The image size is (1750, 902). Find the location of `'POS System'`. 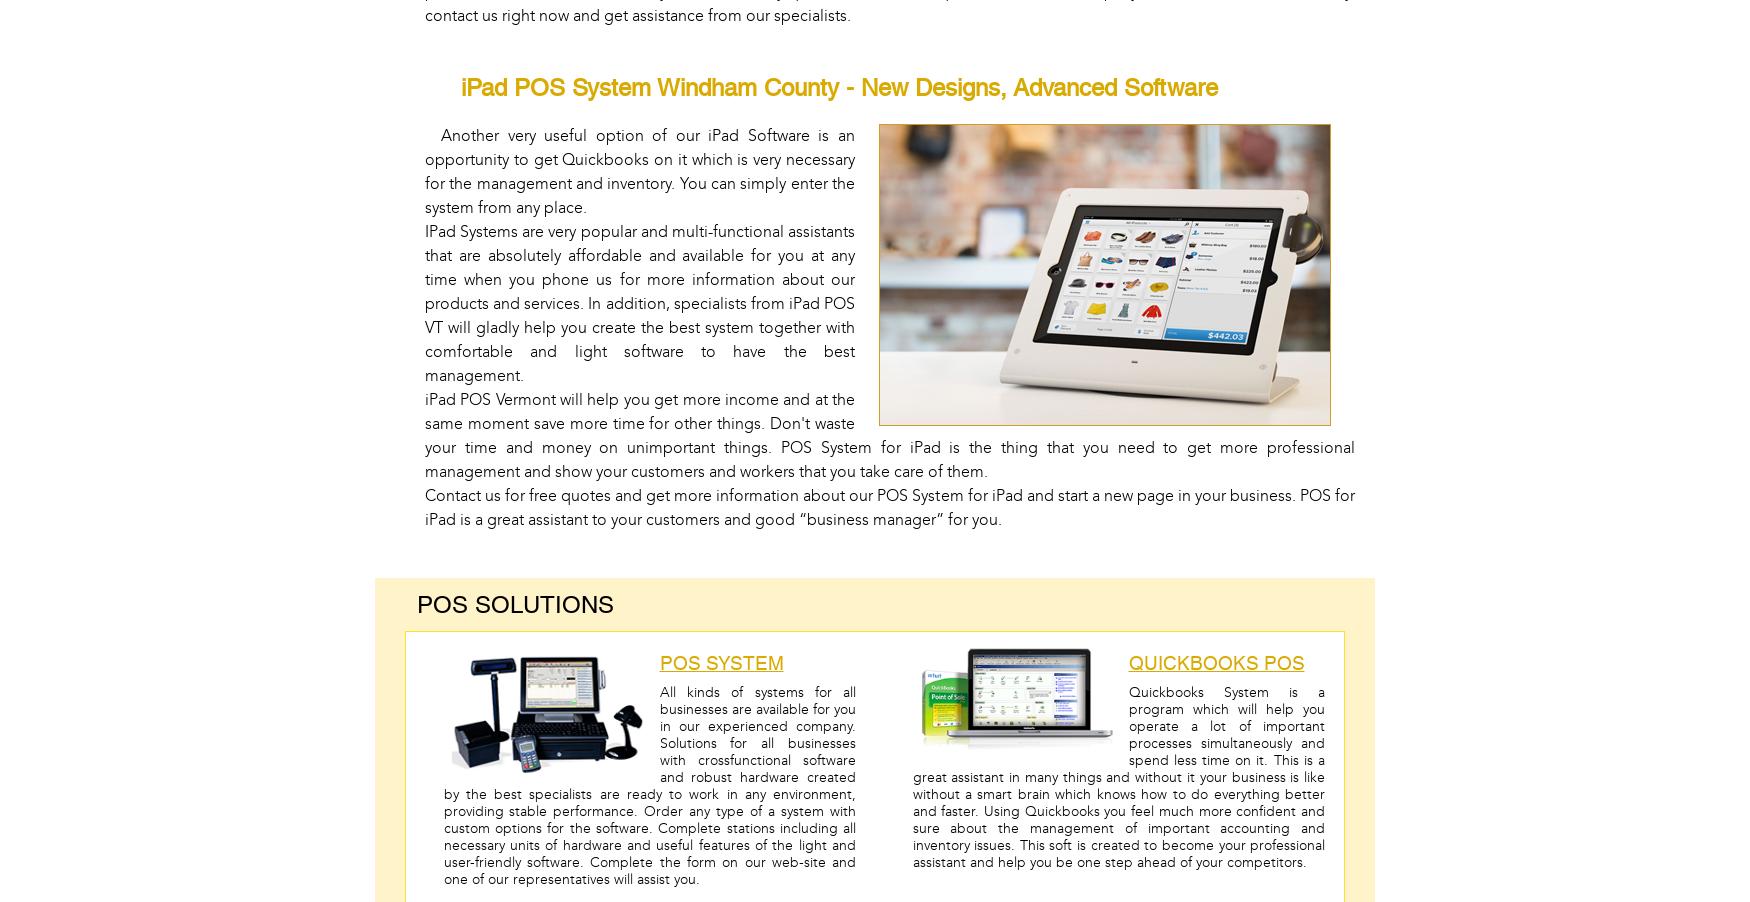

'POS System' is located at coordinates (658, 661).